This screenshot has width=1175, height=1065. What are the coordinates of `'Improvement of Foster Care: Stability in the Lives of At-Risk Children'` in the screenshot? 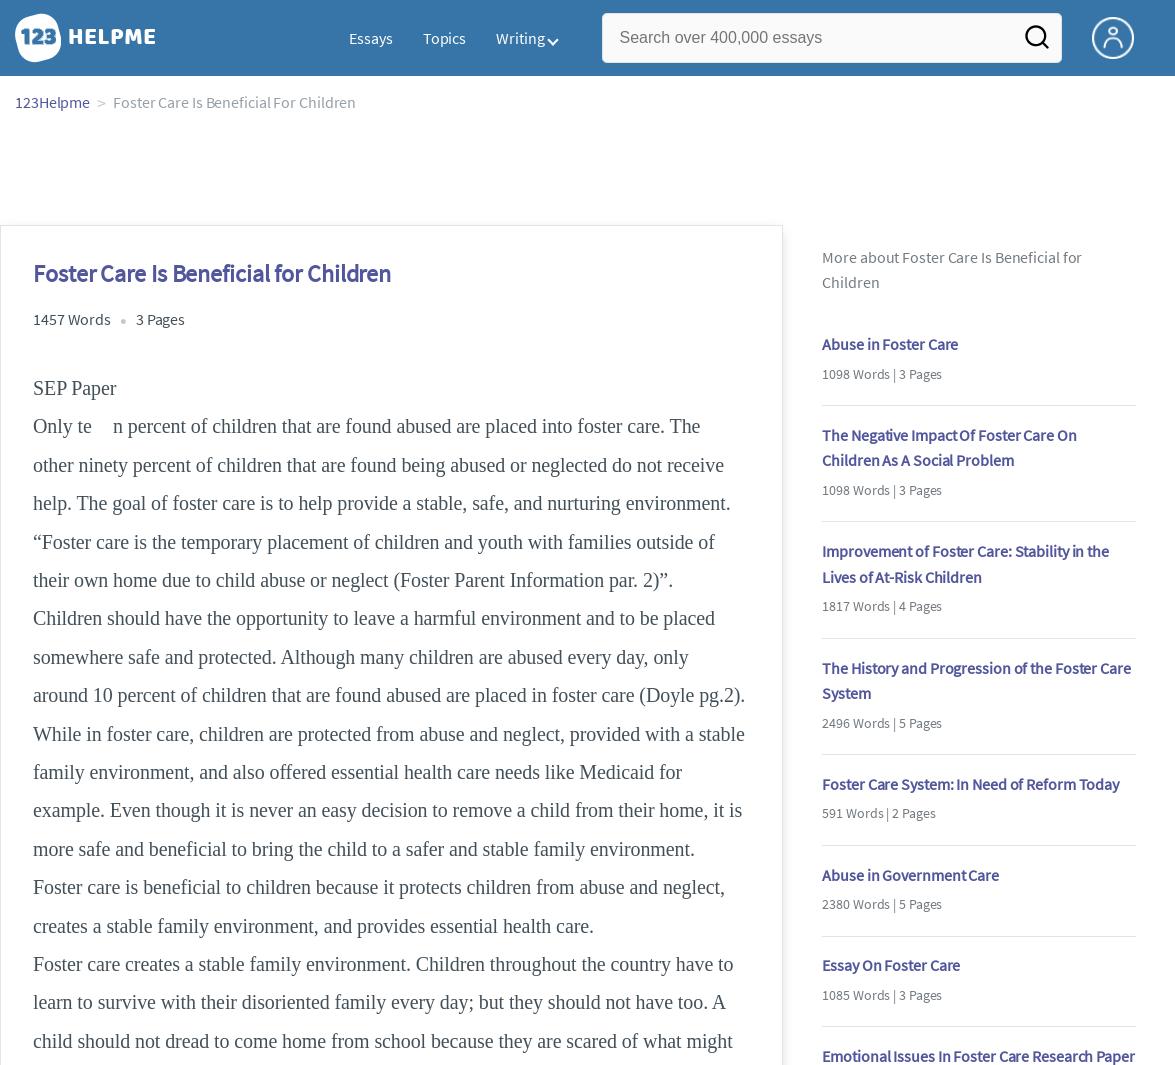 It's located at (964, 563).